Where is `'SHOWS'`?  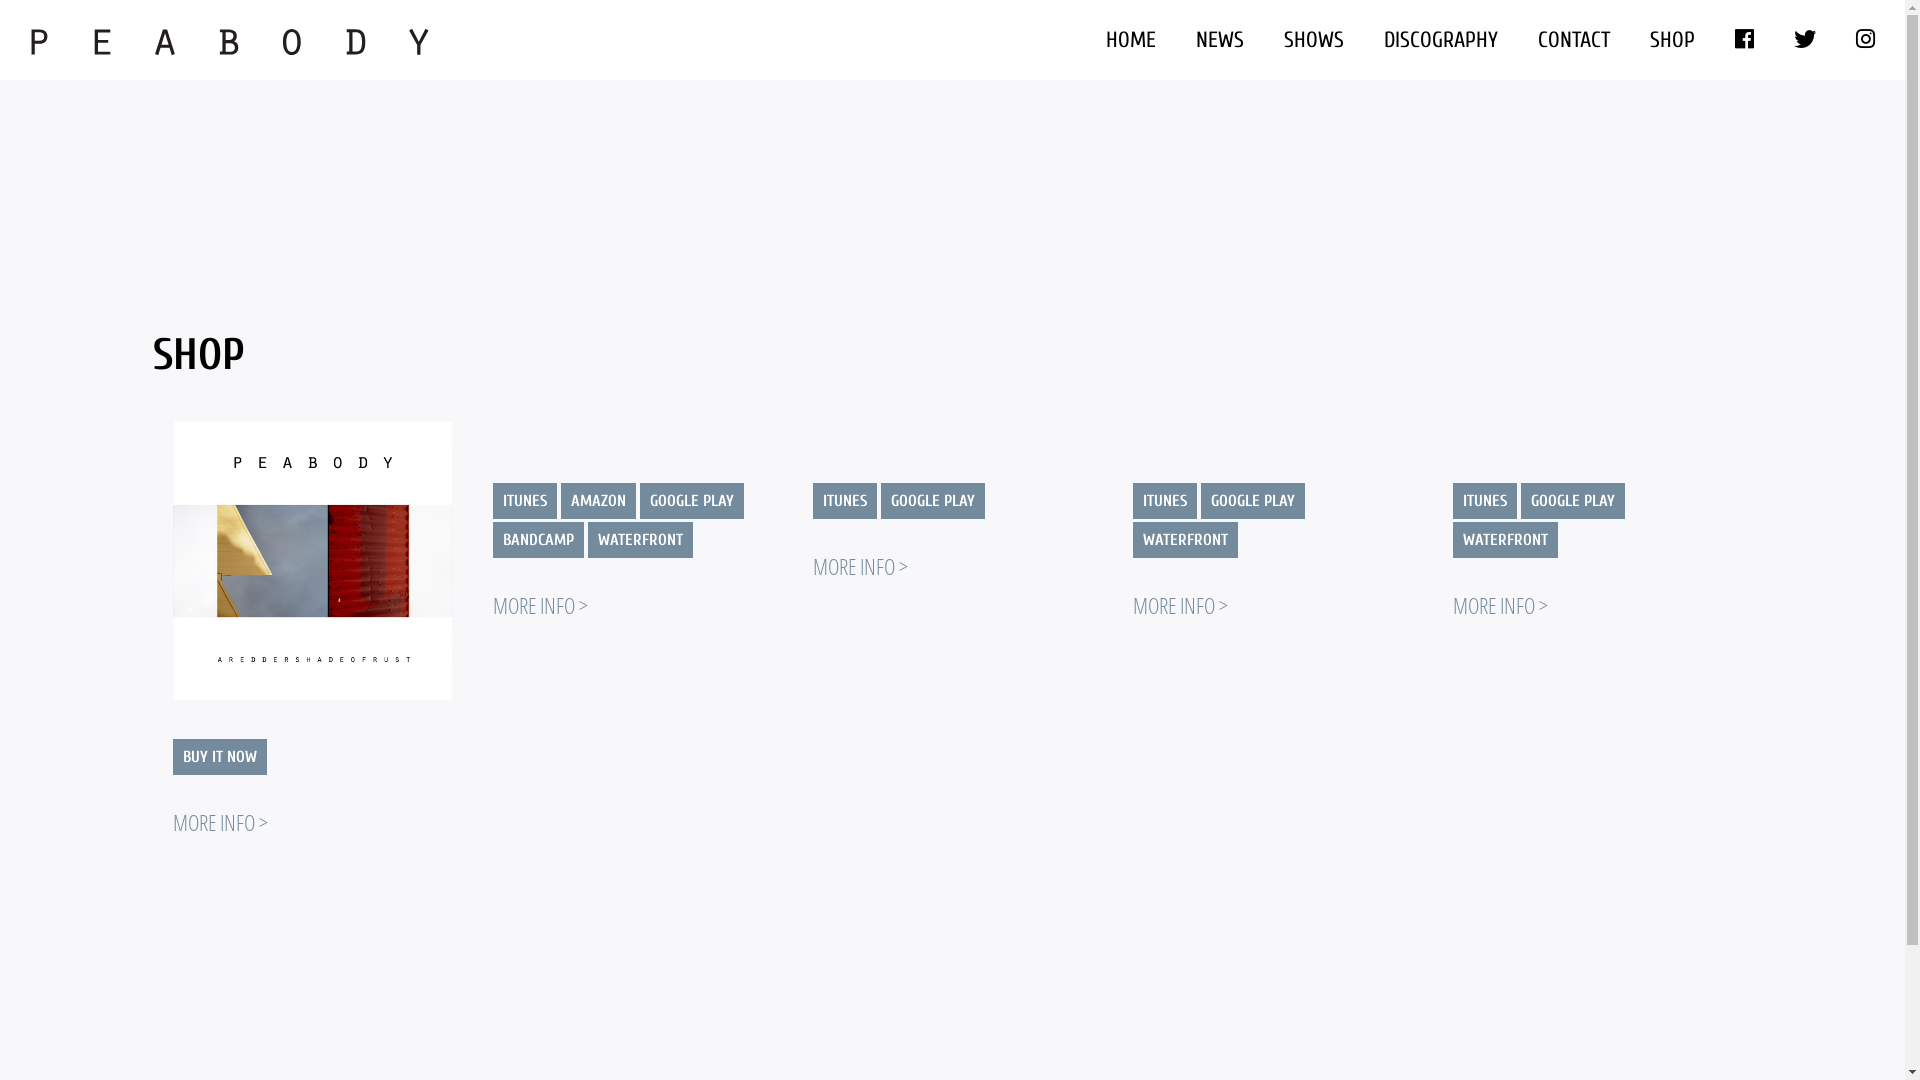 'SHOWS' is located at coordinates (1314, 39).